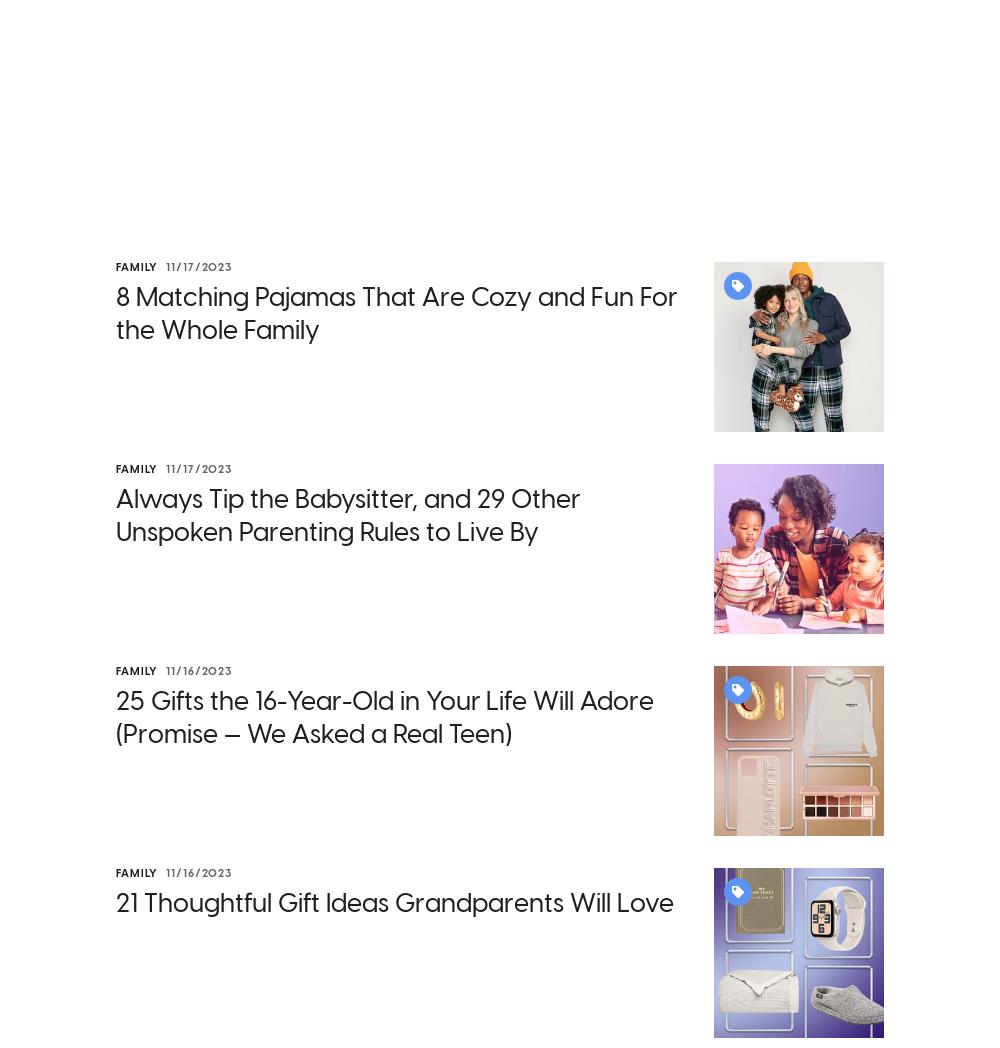 The height and width of the screenshot is (1048, 1000). I want to click on 'Remember that childcare worker mentioned above who only took home $3 per child per hour? Keeping childcare costs low so that parents can work and support the economy while also ensuring that daycares have enough funds to support staff and other operating expenses creates a complex dynamic with an inherent push-pull of priorities.', so click(498, 413).